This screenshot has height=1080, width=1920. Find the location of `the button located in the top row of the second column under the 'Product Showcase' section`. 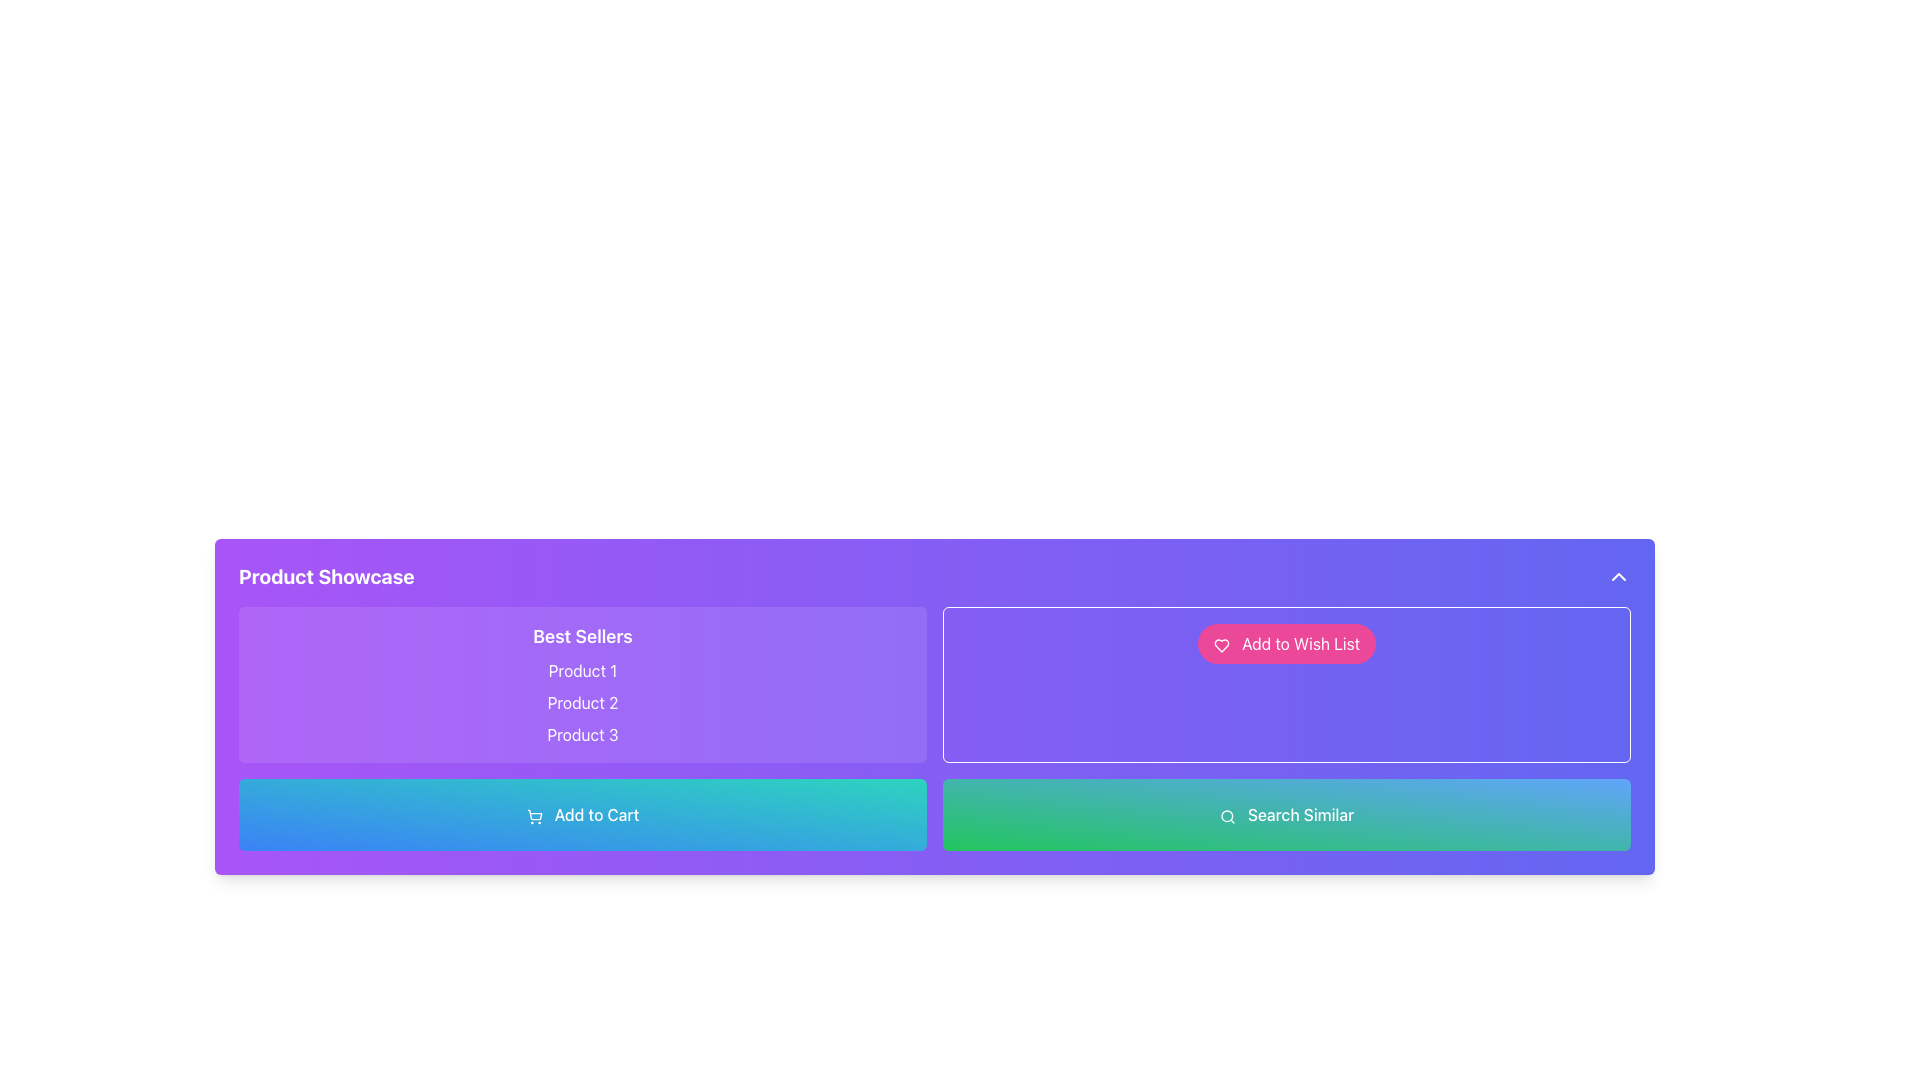

the button located in the top row of the second column under the 'Product Showcase' section is located at coordinates (1286, 684).